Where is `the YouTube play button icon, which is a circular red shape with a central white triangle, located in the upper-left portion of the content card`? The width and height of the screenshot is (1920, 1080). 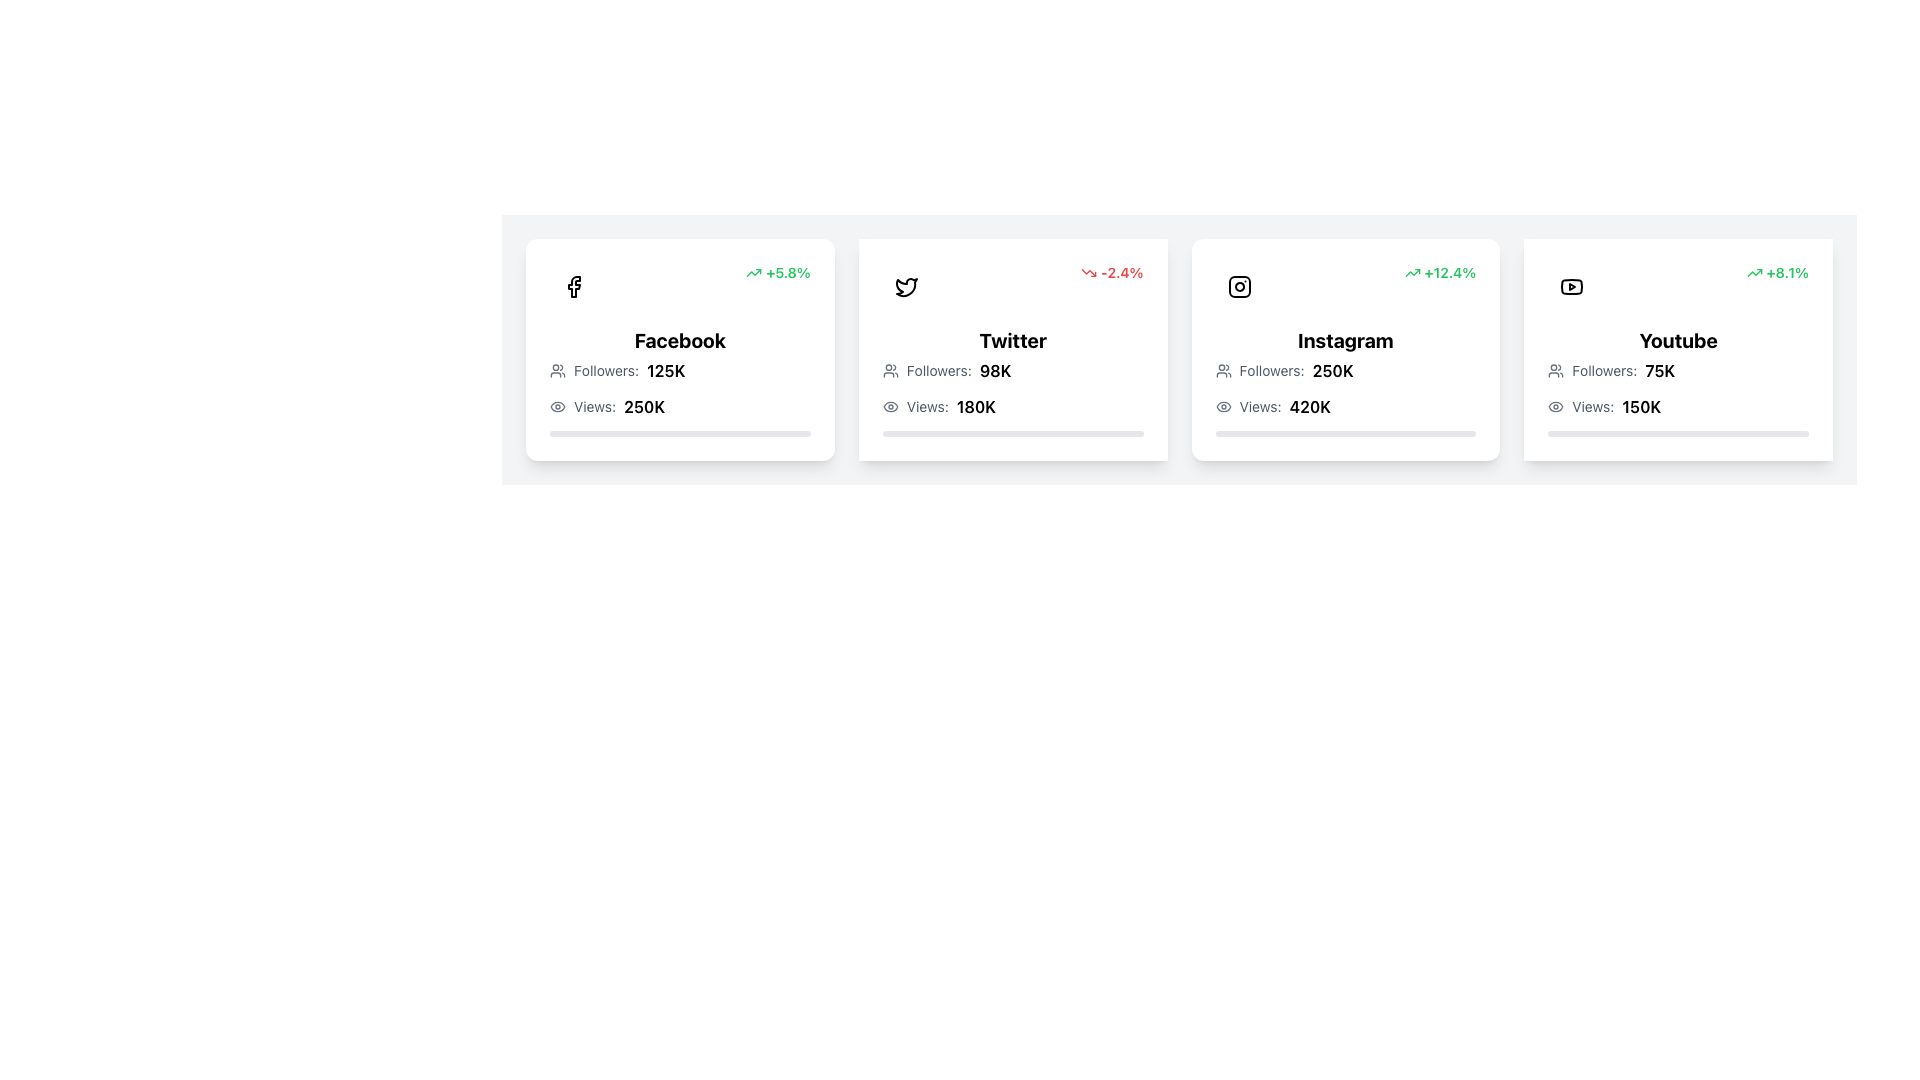
the YouTube play button icon, which is a circular red shape with a central white triangle, located in the upper-left portion of the content card is located at coordinates (1571, 286).